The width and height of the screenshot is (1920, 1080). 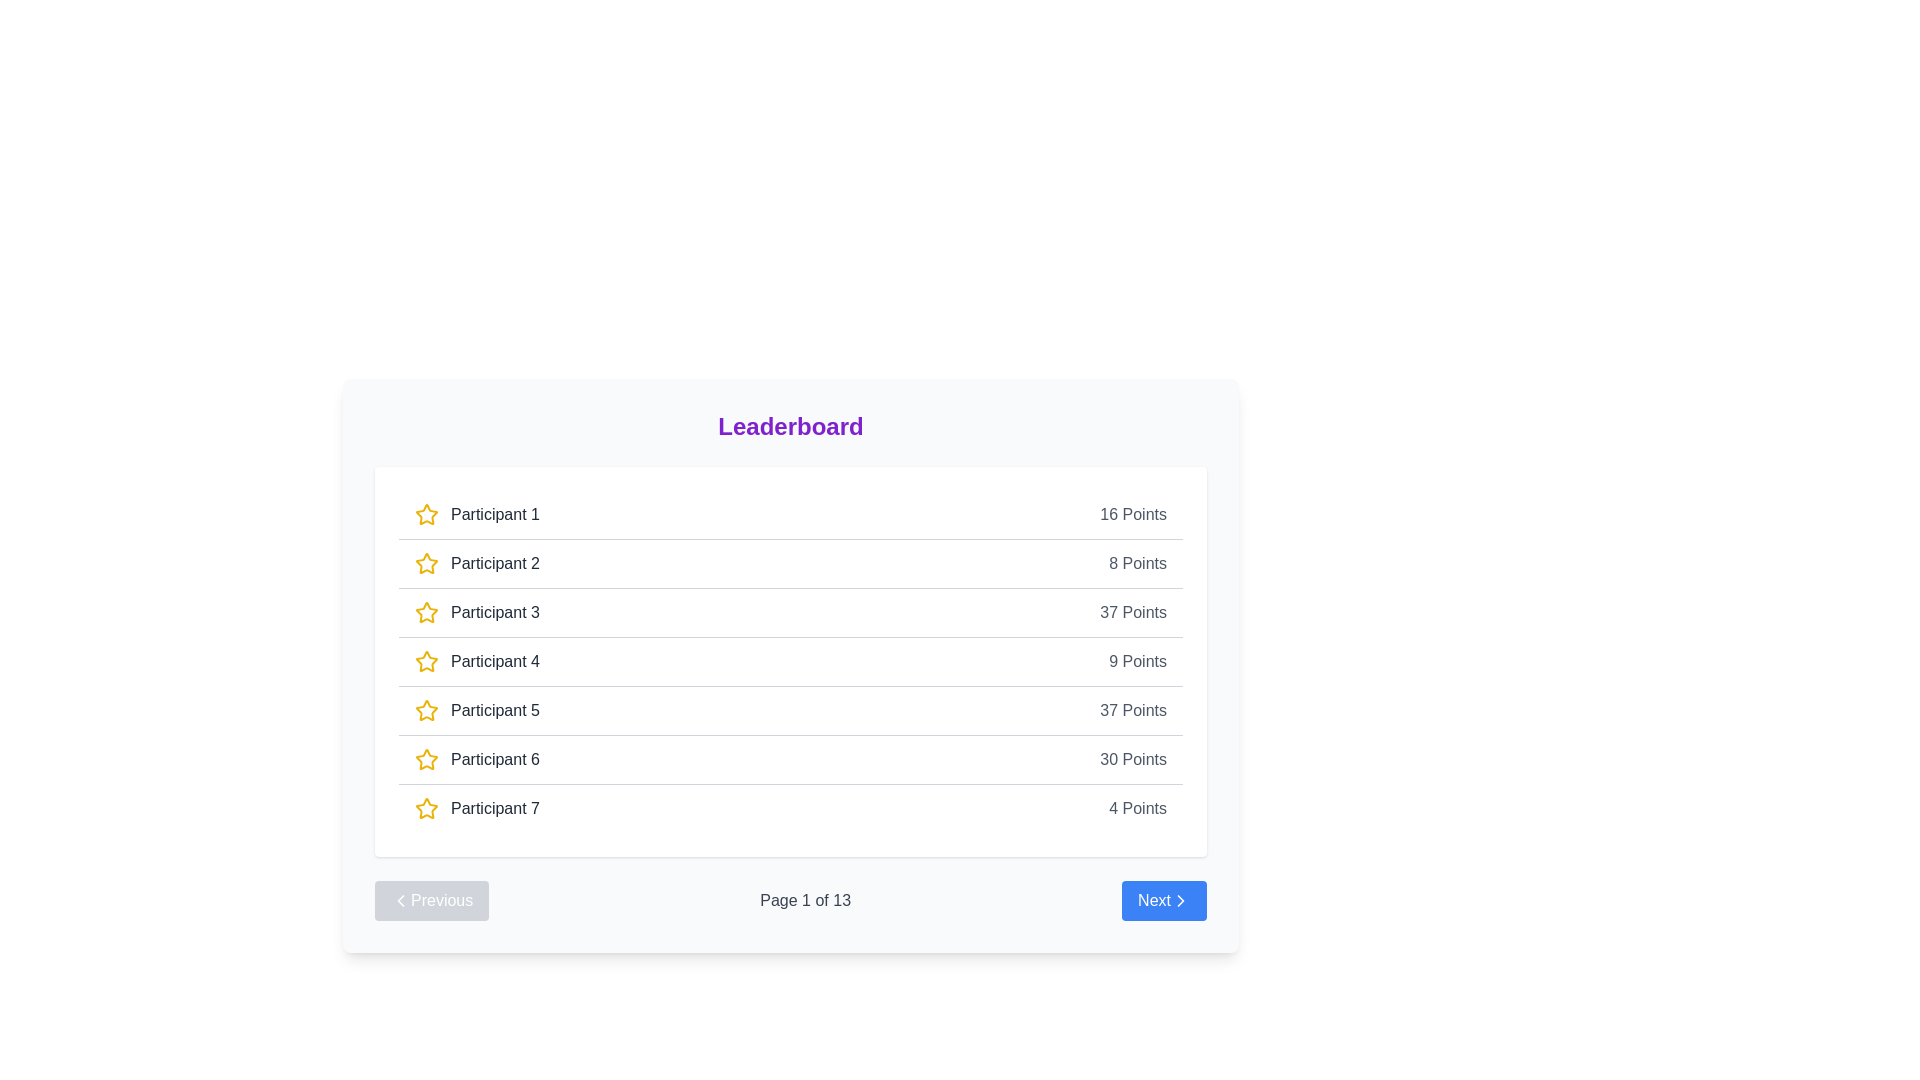 I want to click on text from the second participant label in the leaderboard, which is positioned between 'Participant 1' and 'Participant 3', so click(x=476, y=563).